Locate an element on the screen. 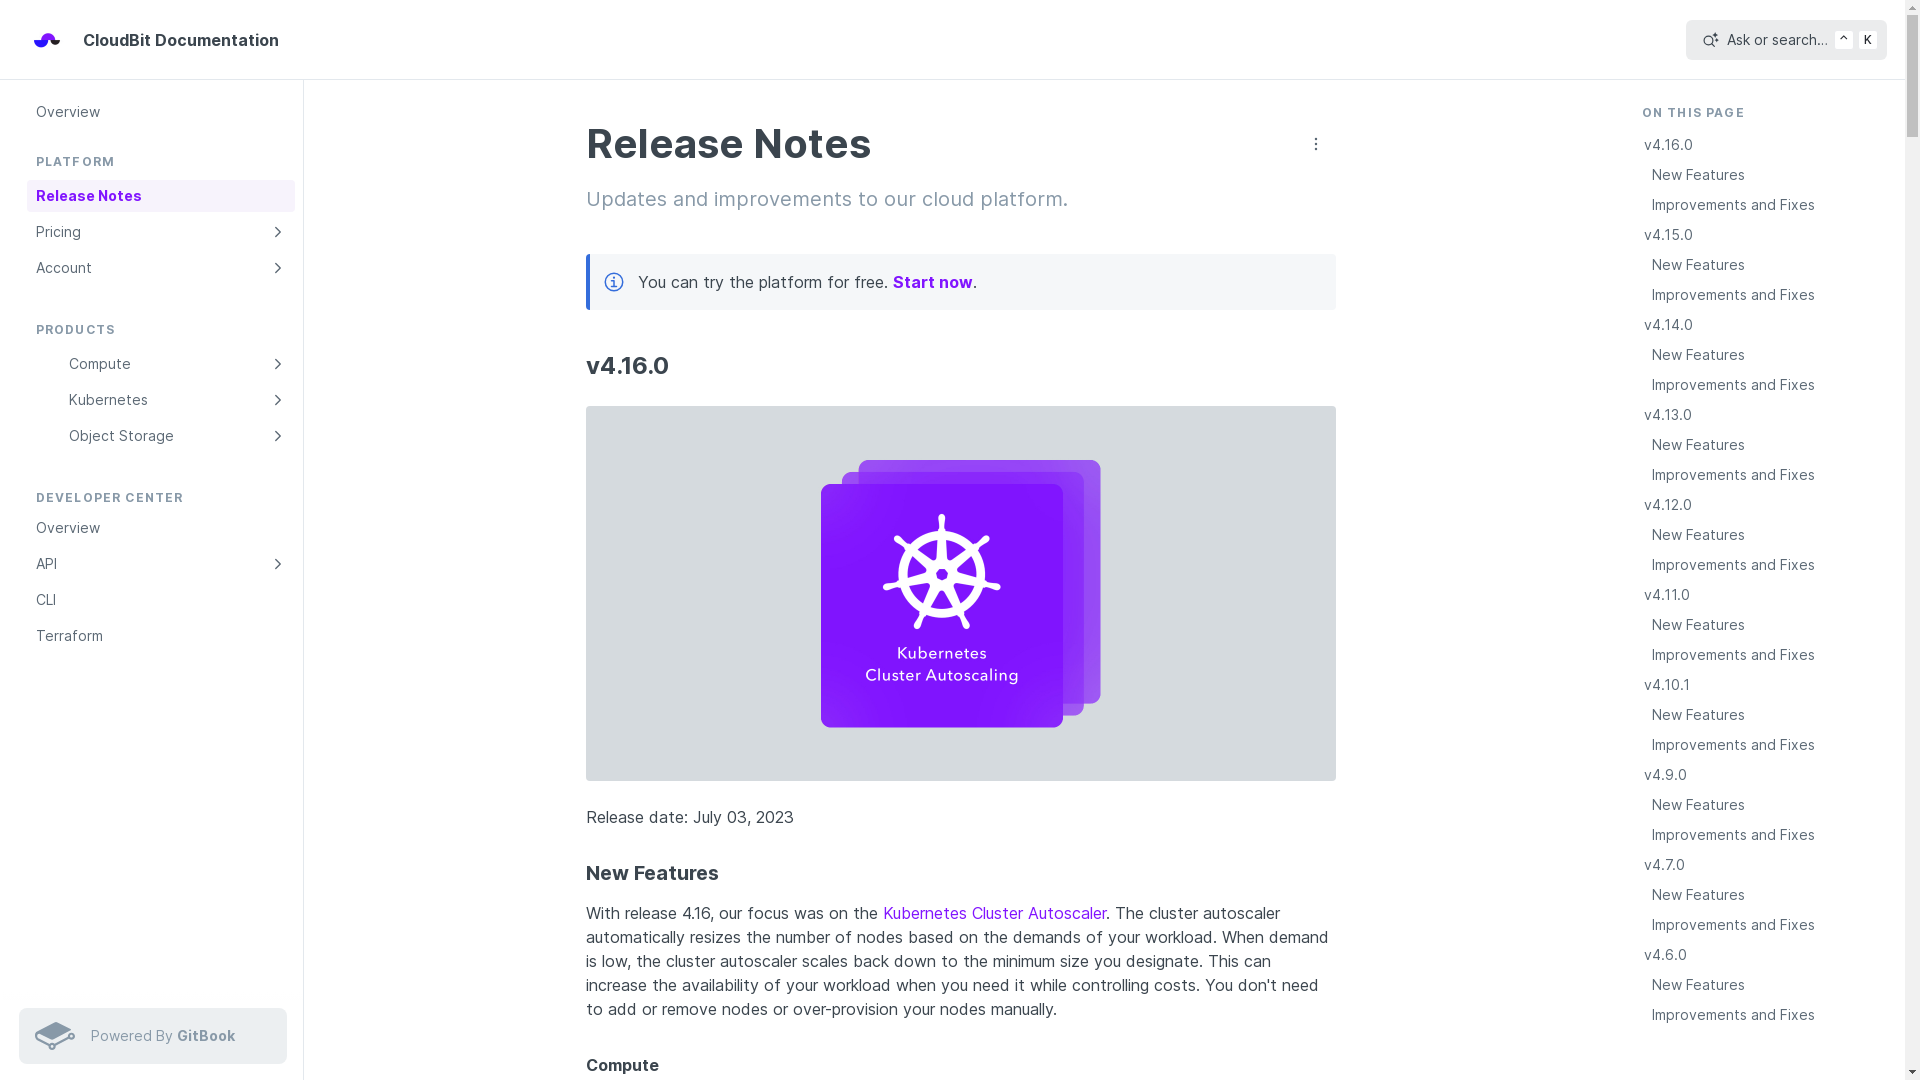  'Terraform' is located at coordinates (158, 636).